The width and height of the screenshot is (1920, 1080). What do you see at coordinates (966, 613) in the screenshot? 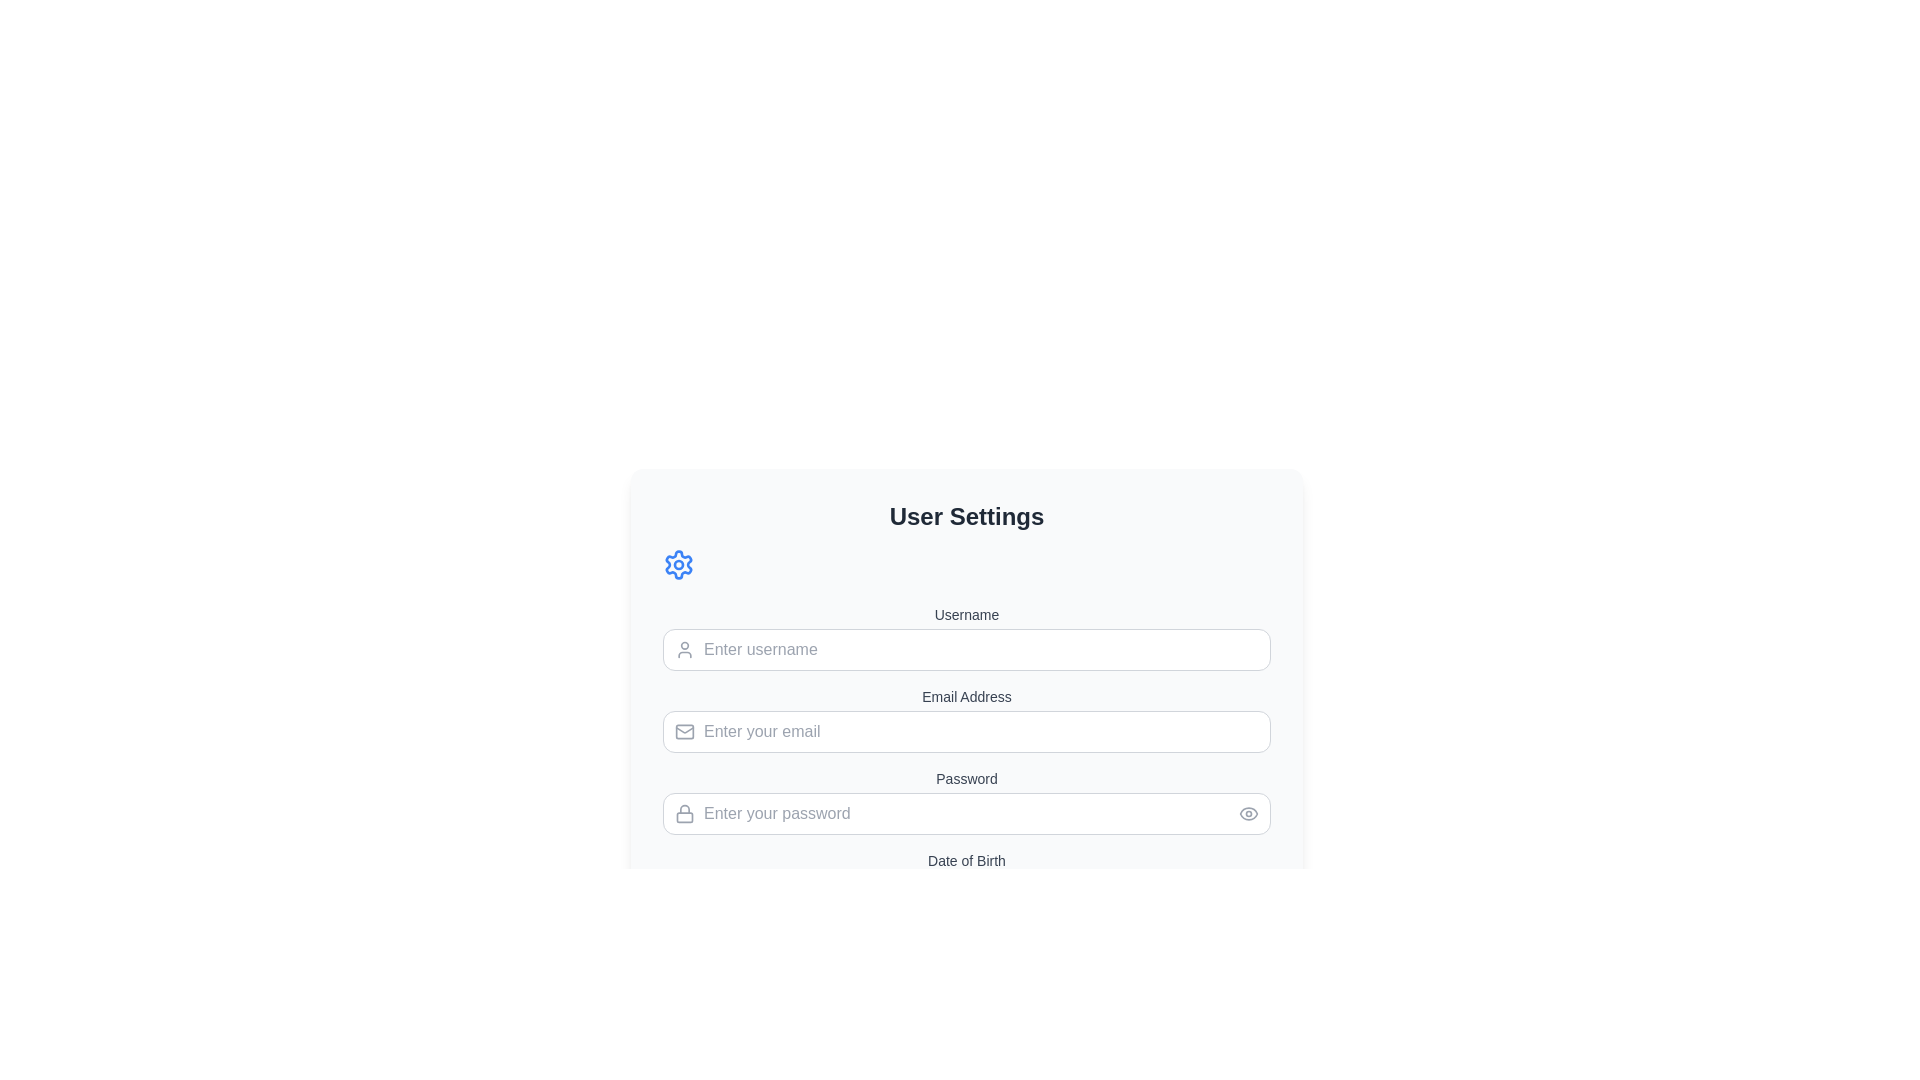
I see `the 'Username' text label, which is styled in gray and positioned above the username input field in the user form` at bounding box center [966, 613].